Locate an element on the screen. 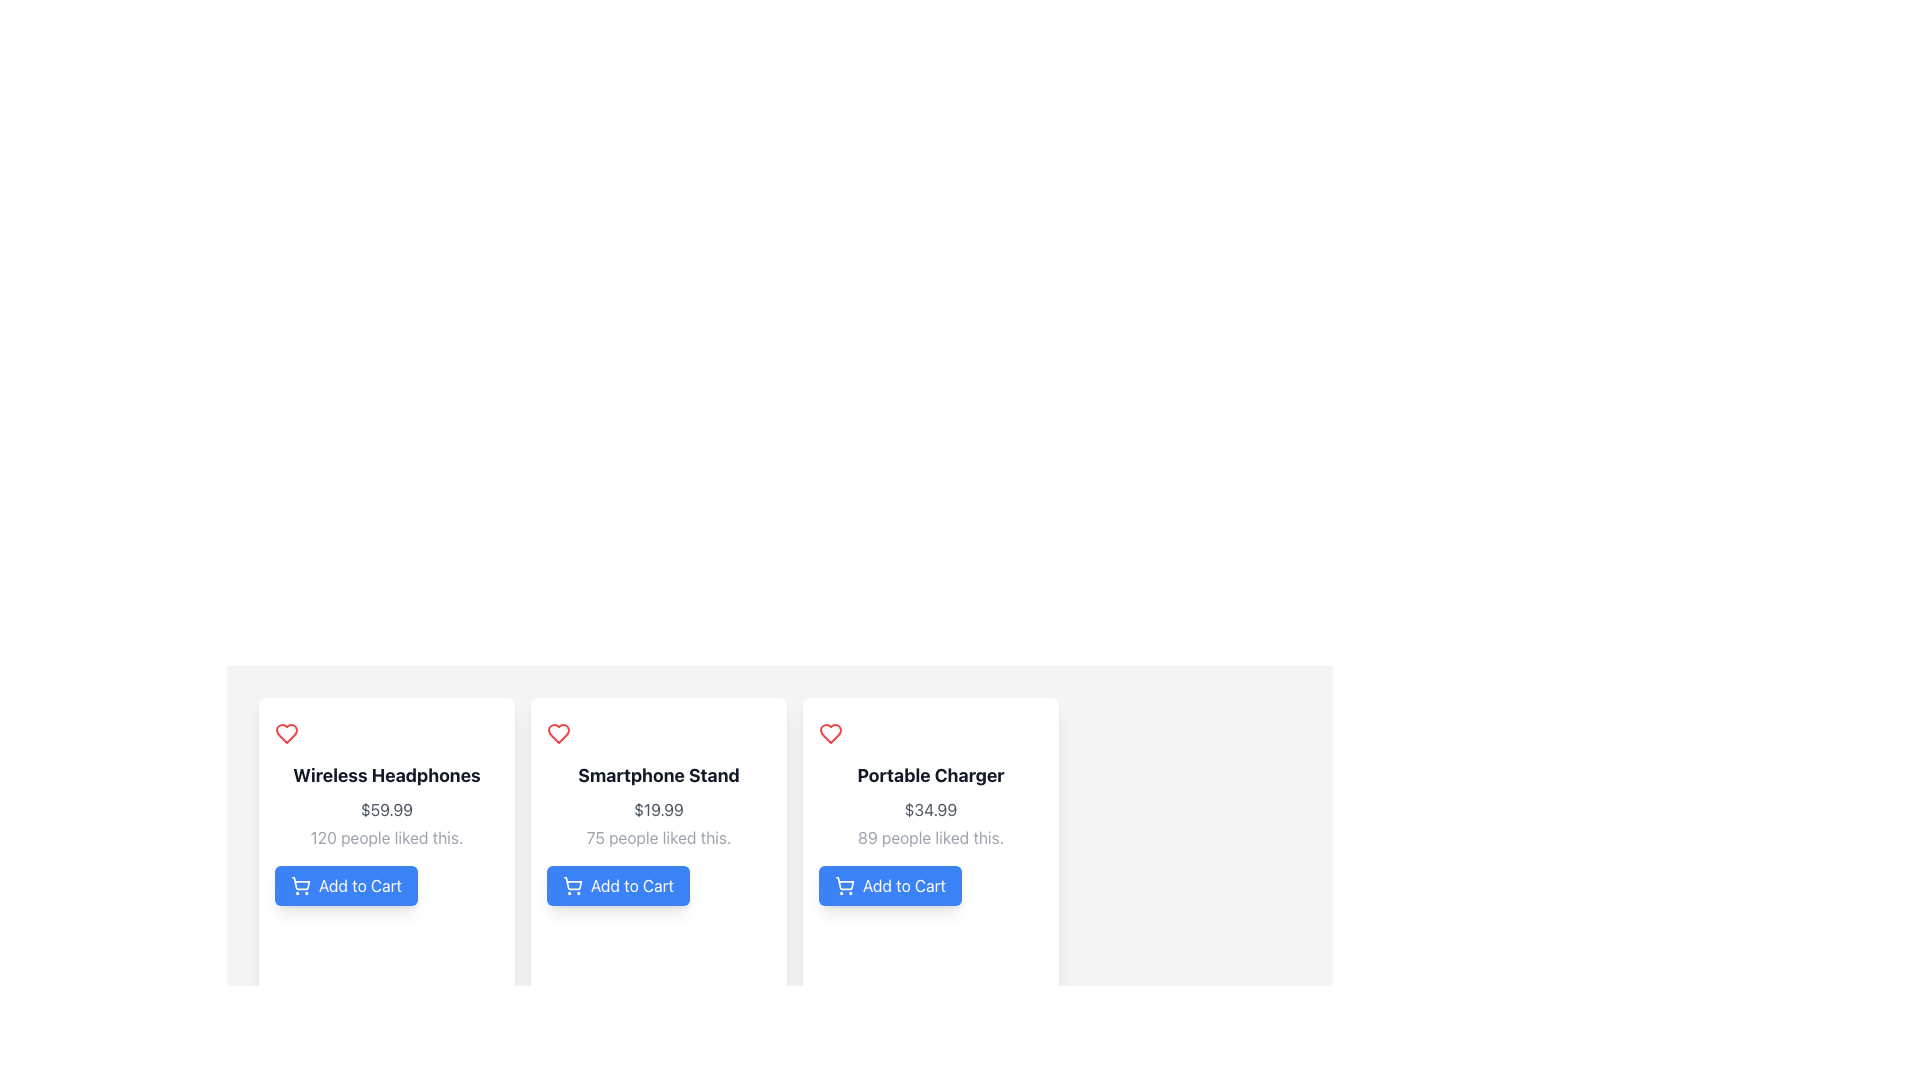 The height and width of the screenshot is (1080, 1920). the heart icon located in the top-left corner of the 'Wireless Headphones' product card, which represents a 'like' action is located at coordinates (286, 733).